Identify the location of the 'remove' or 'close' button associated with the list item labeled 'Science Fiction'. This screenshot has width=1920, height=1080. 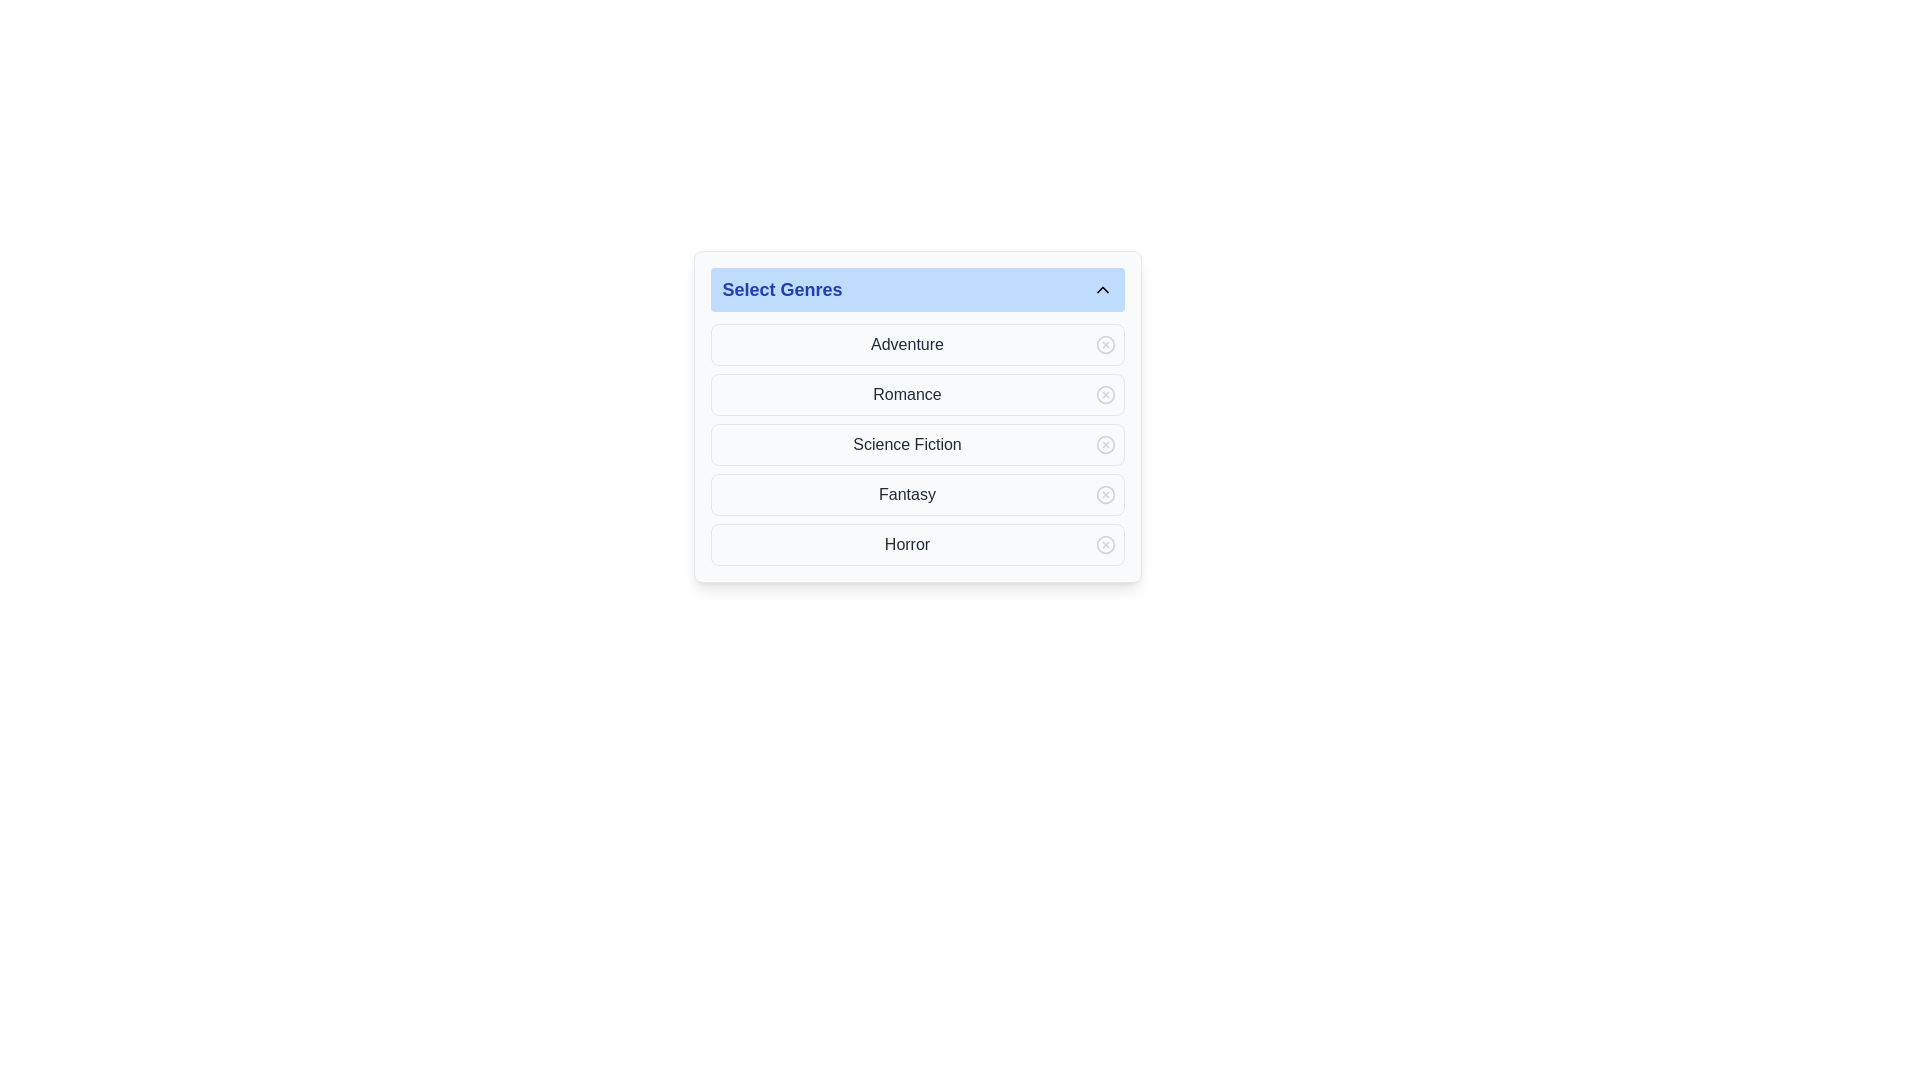
(1104, 443).